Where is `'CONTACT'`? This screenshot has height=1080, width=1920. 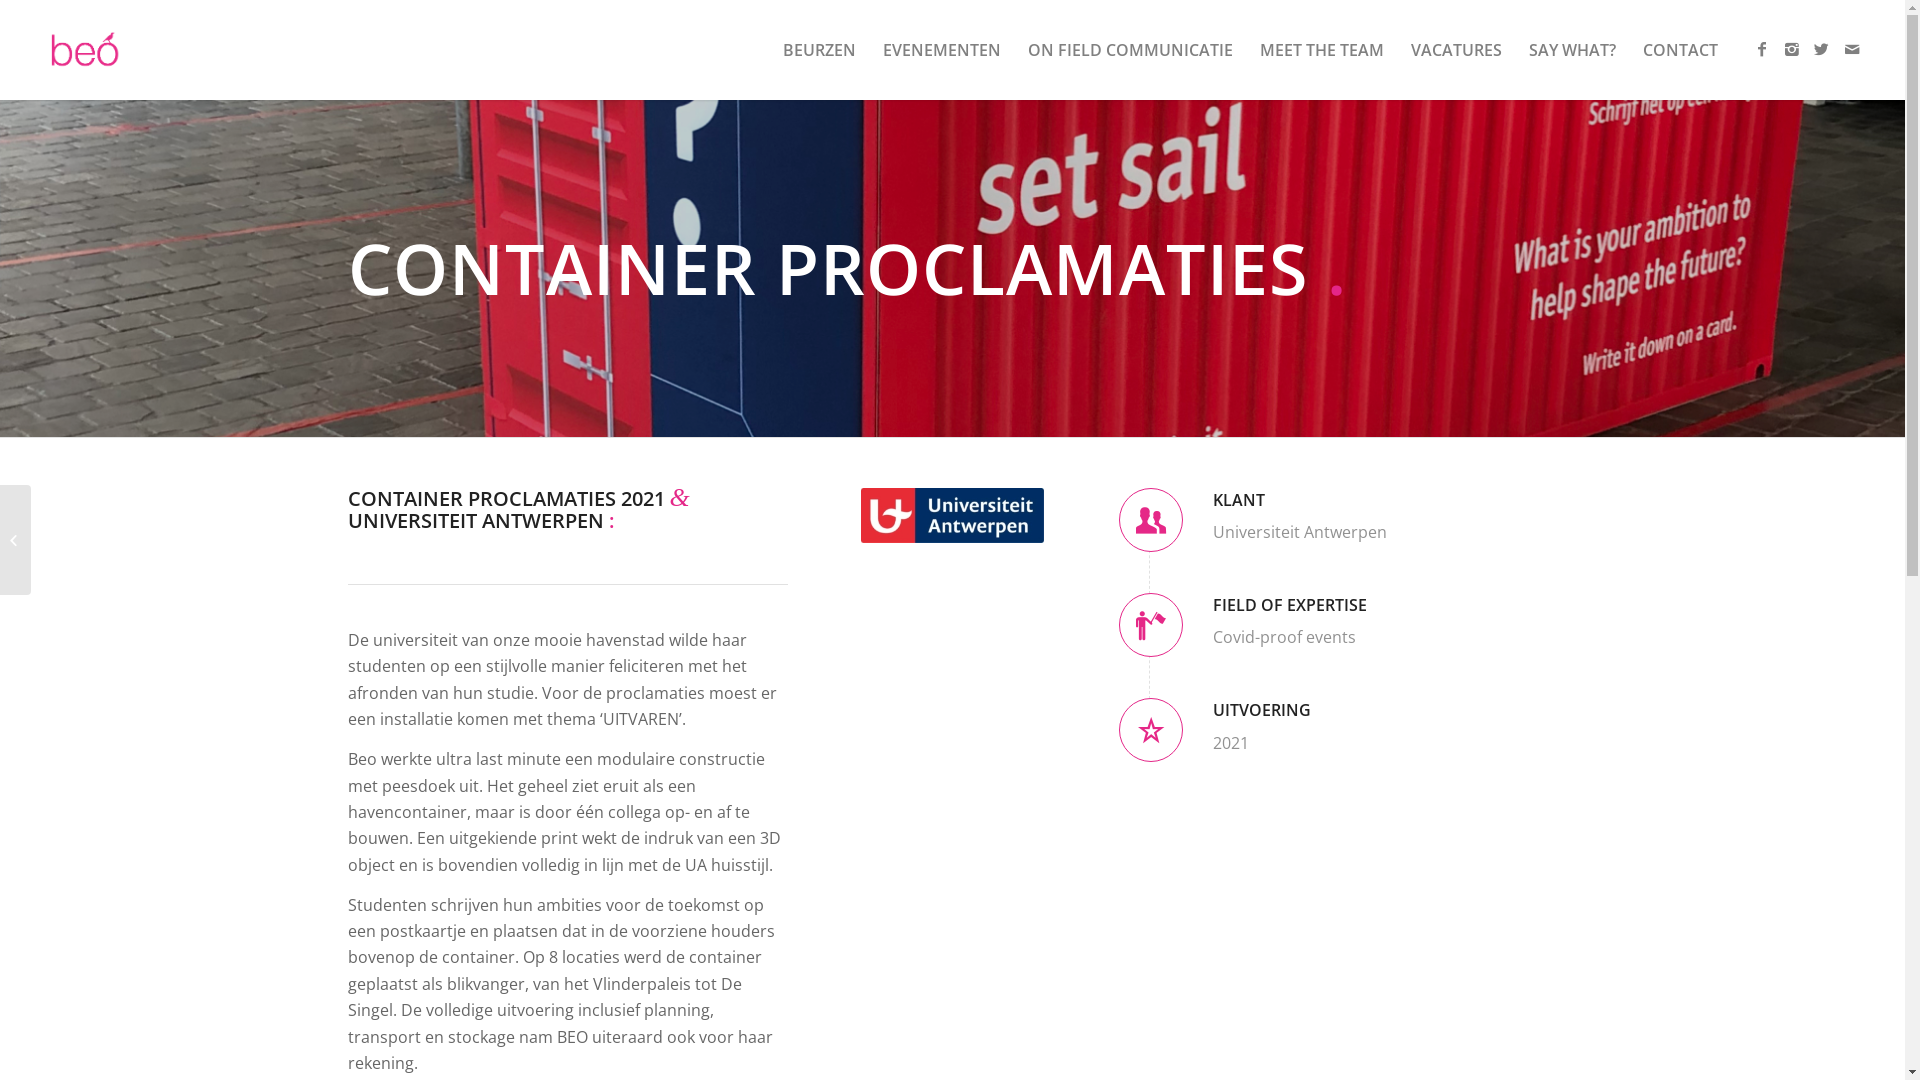 'CONTACT' is located at coordinates (1680, 49).